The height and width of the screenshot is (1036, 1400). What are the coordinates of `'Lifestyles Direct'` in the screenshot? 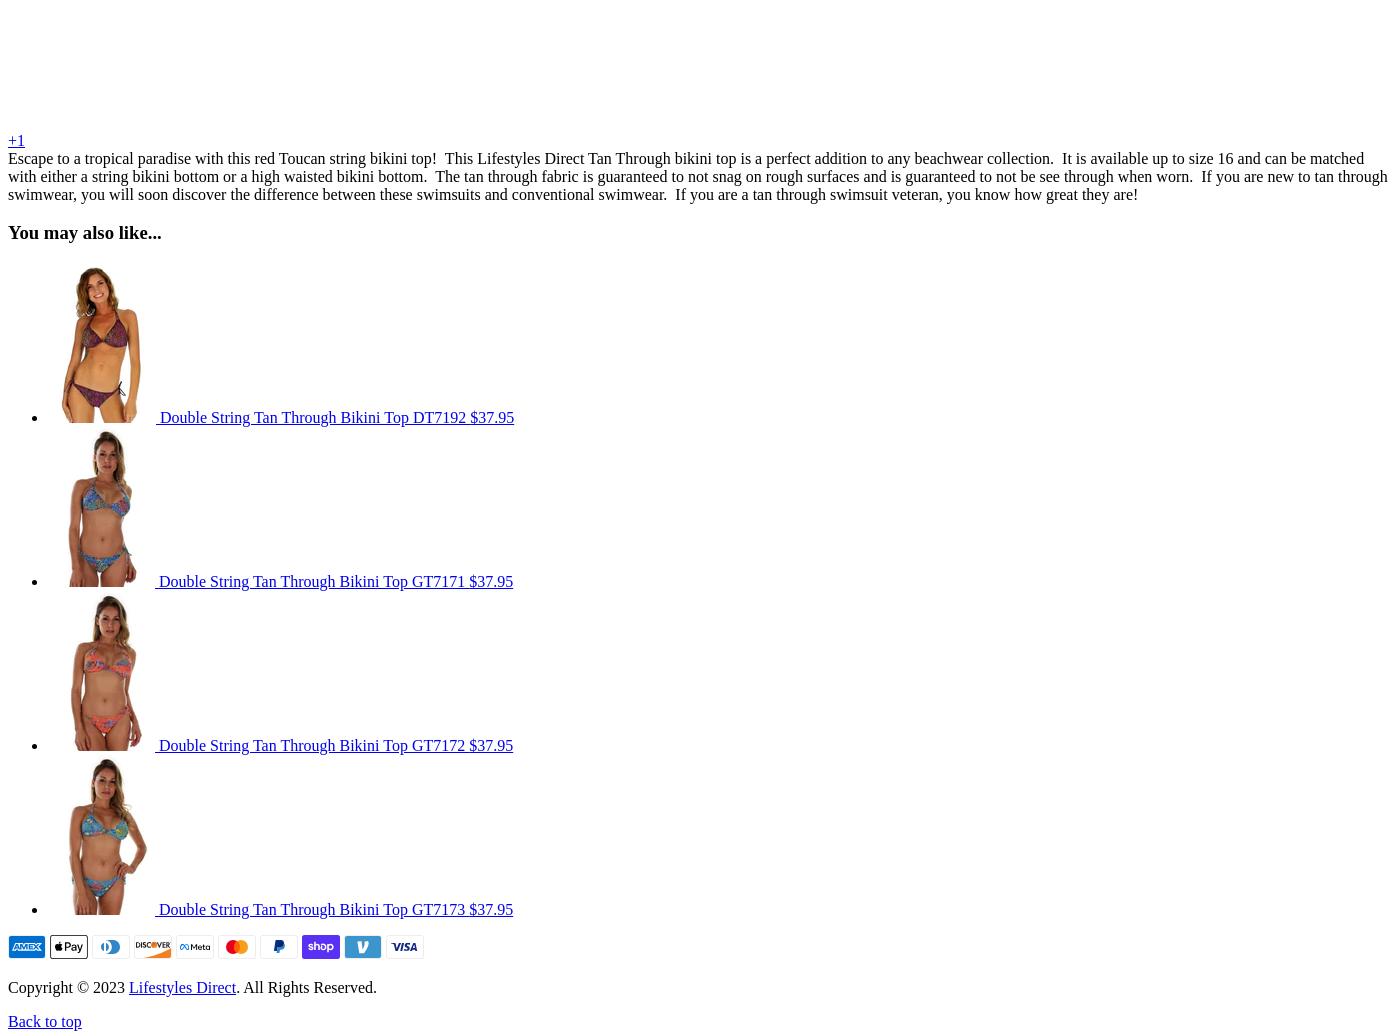 It's located at (182, 987).